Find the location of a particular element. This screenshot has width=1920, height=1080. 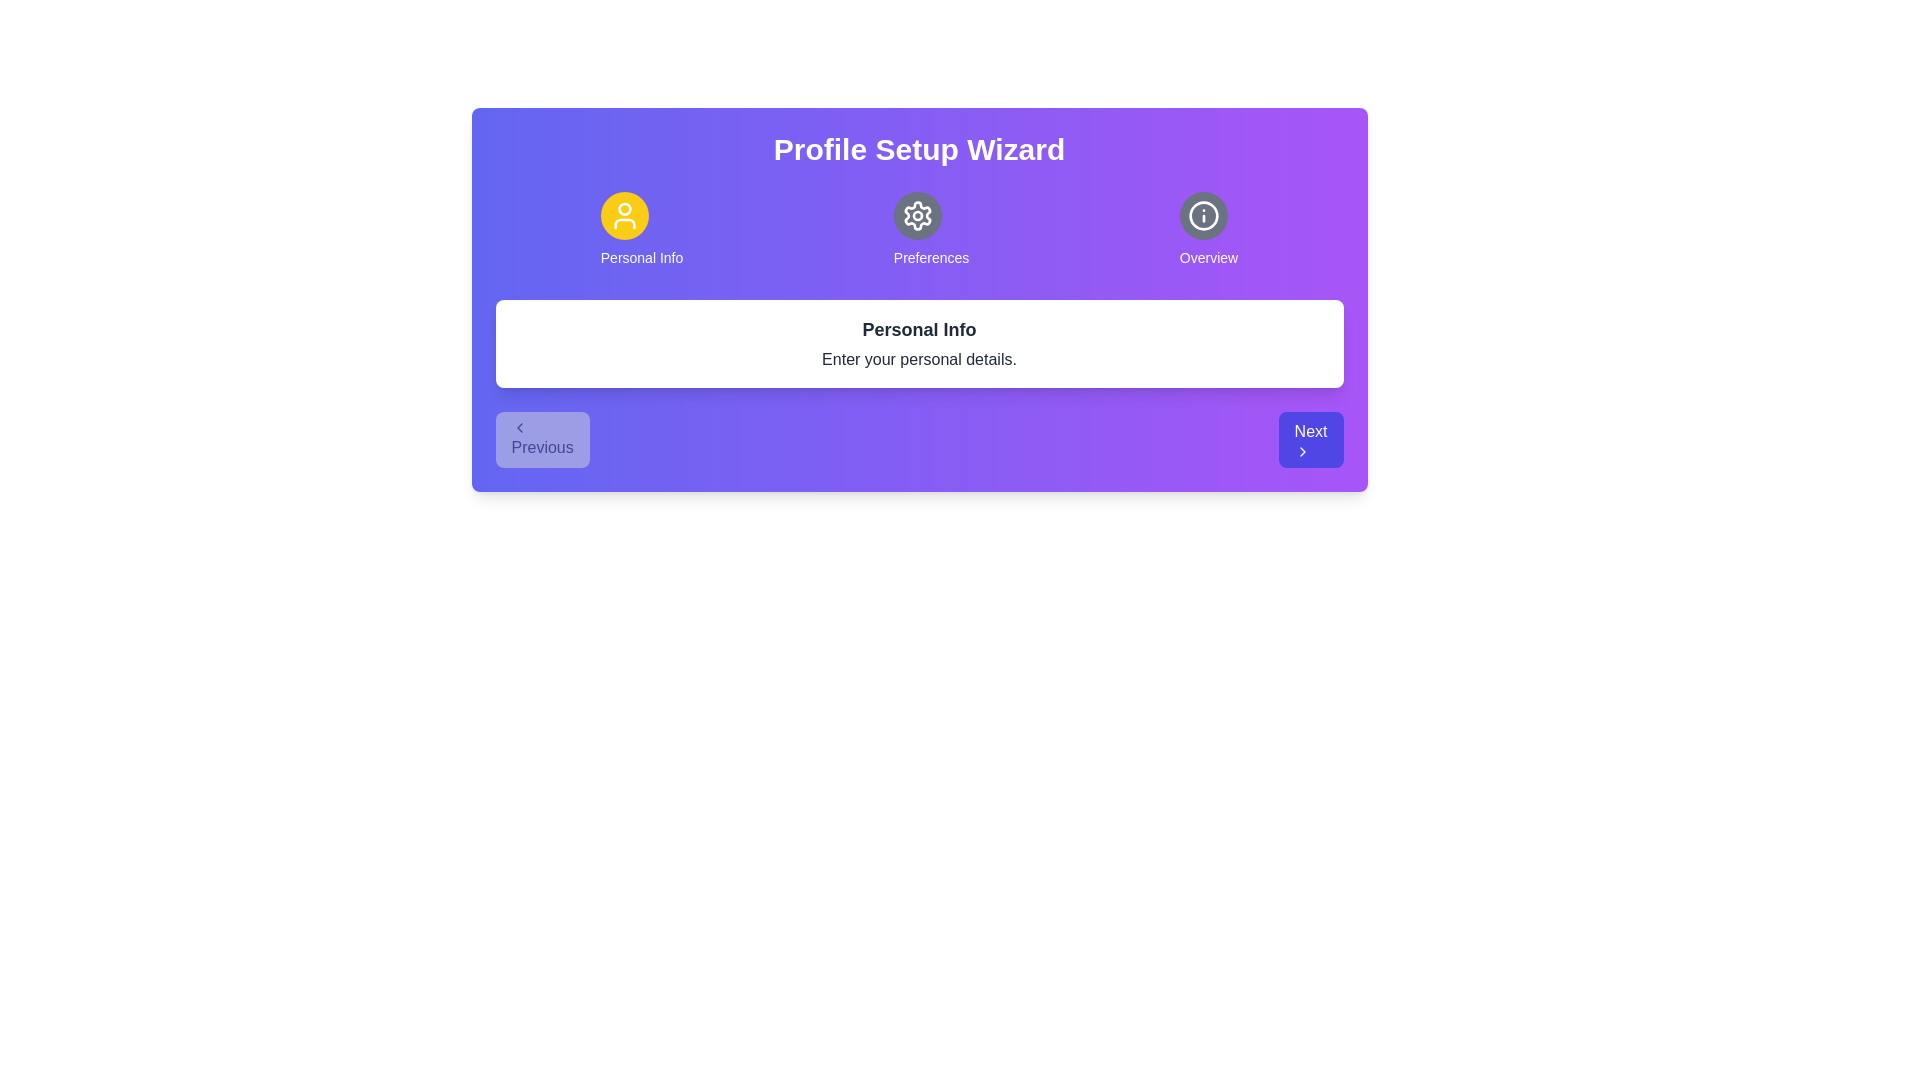

the step indicator for Overview to view its content is located at coordinates (1208, 229).